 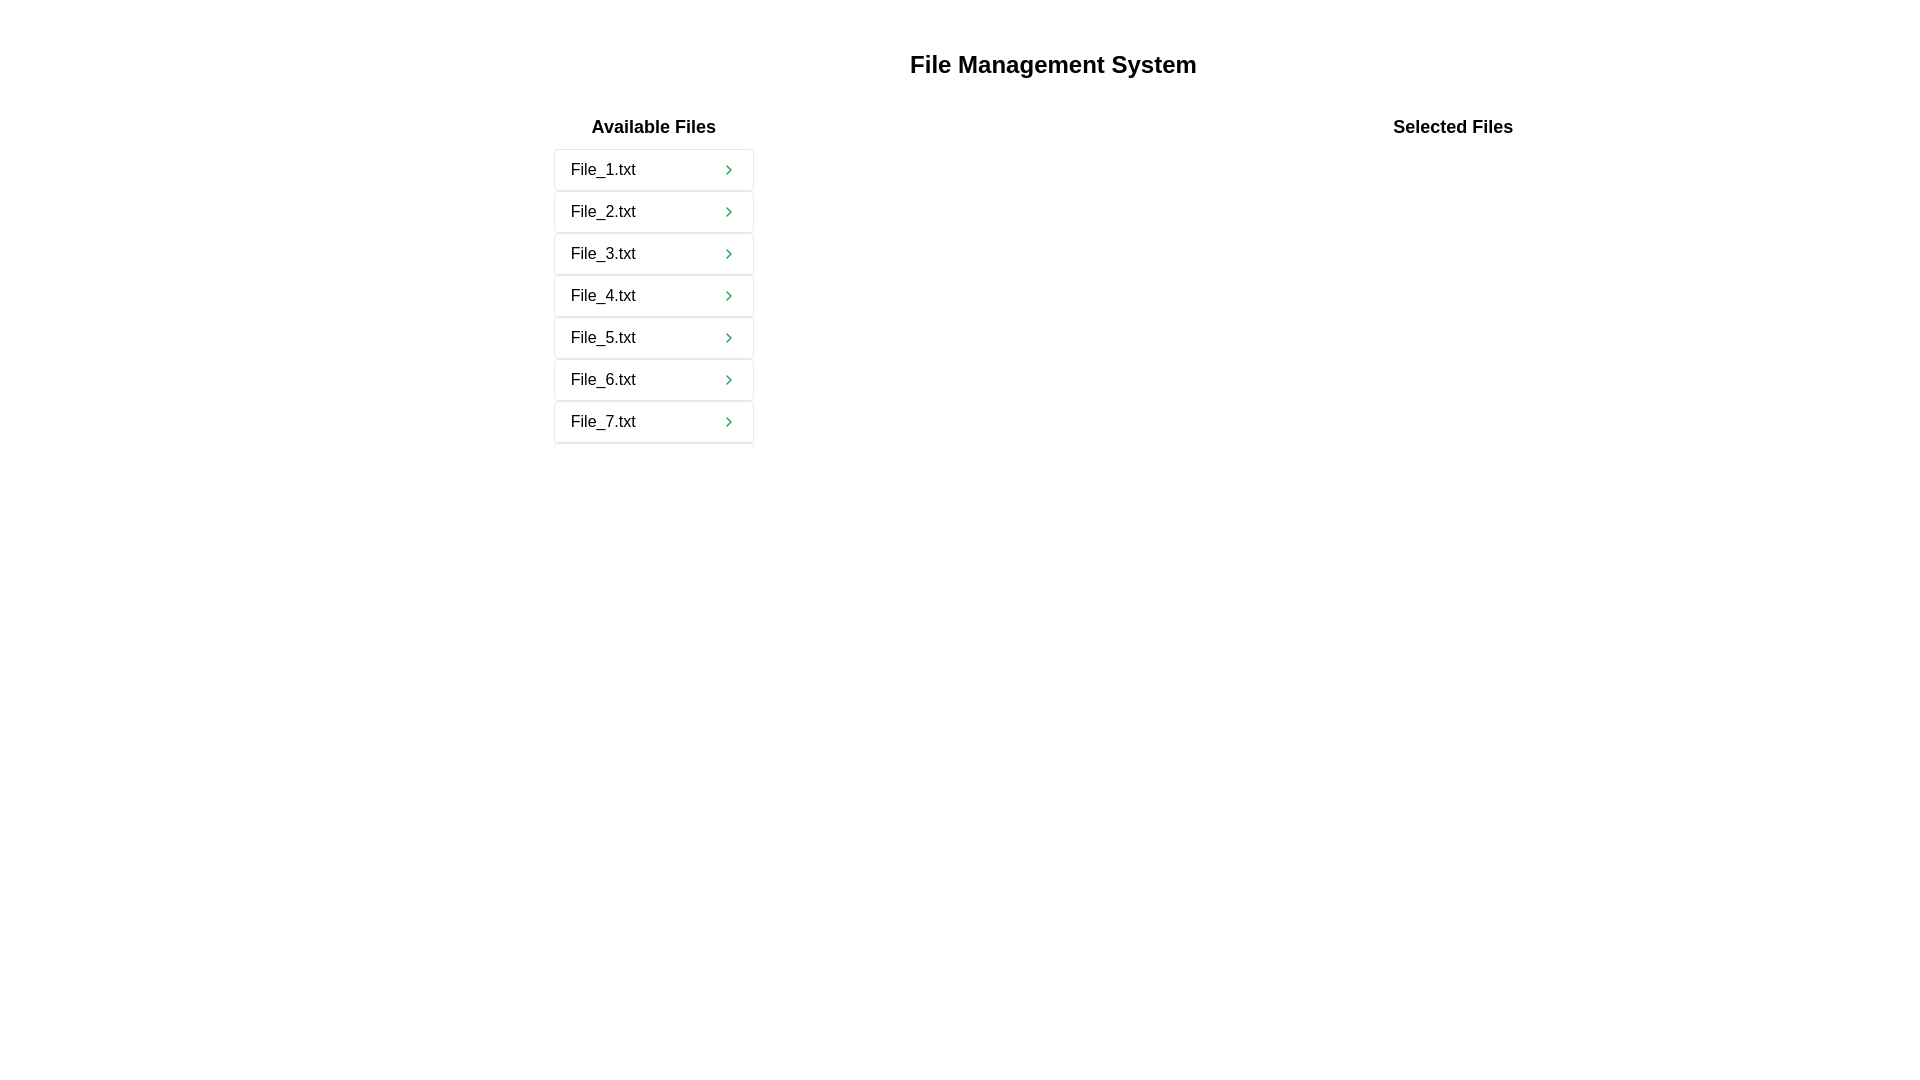 What do you see at coordinates (653, 299) in the screenshot?
I see `to select the fourth file entry 'File_4.txt' in the scrollable list of available files` at bounding box center [653, 299].